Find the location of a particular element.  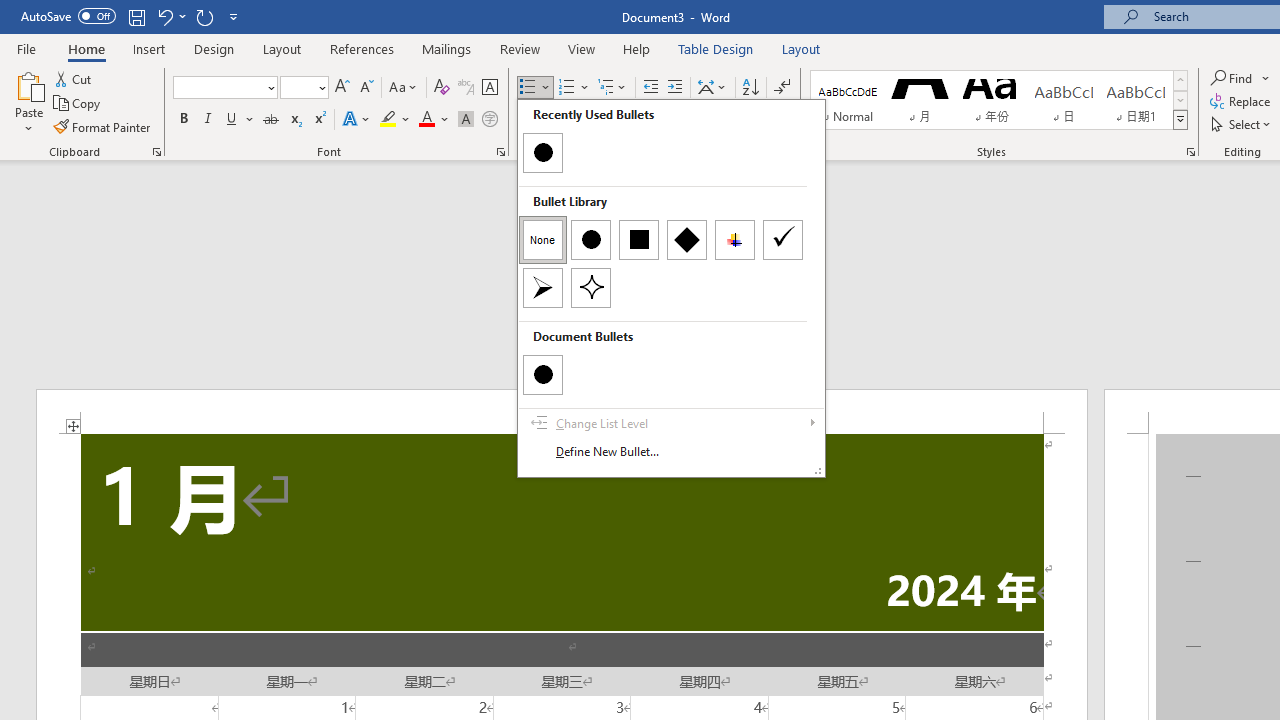

'&Bullets' is located at coordinates (671, 288).